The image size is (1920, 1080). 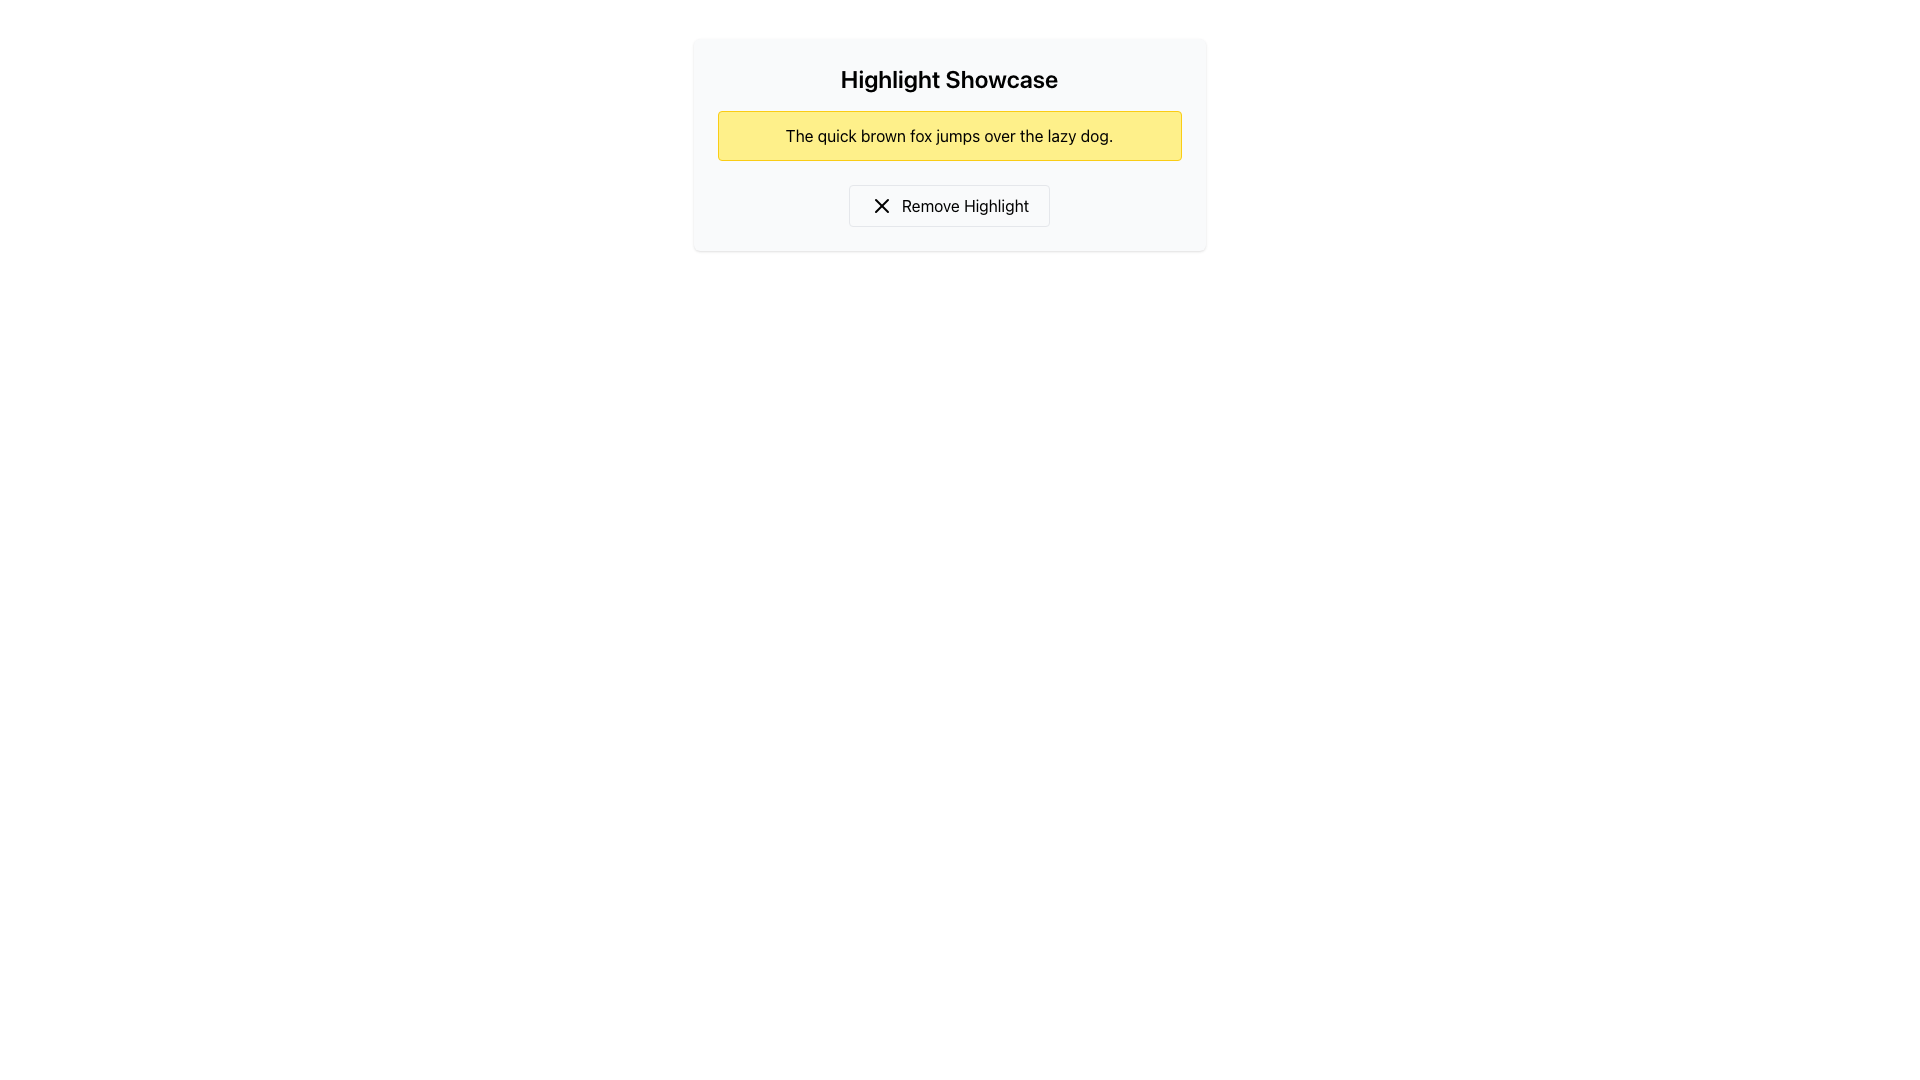 I want to click on the 'Remove Highlight' button located at the bottom of the 'Highlight Showcase' section, so click(x=948, y=205).